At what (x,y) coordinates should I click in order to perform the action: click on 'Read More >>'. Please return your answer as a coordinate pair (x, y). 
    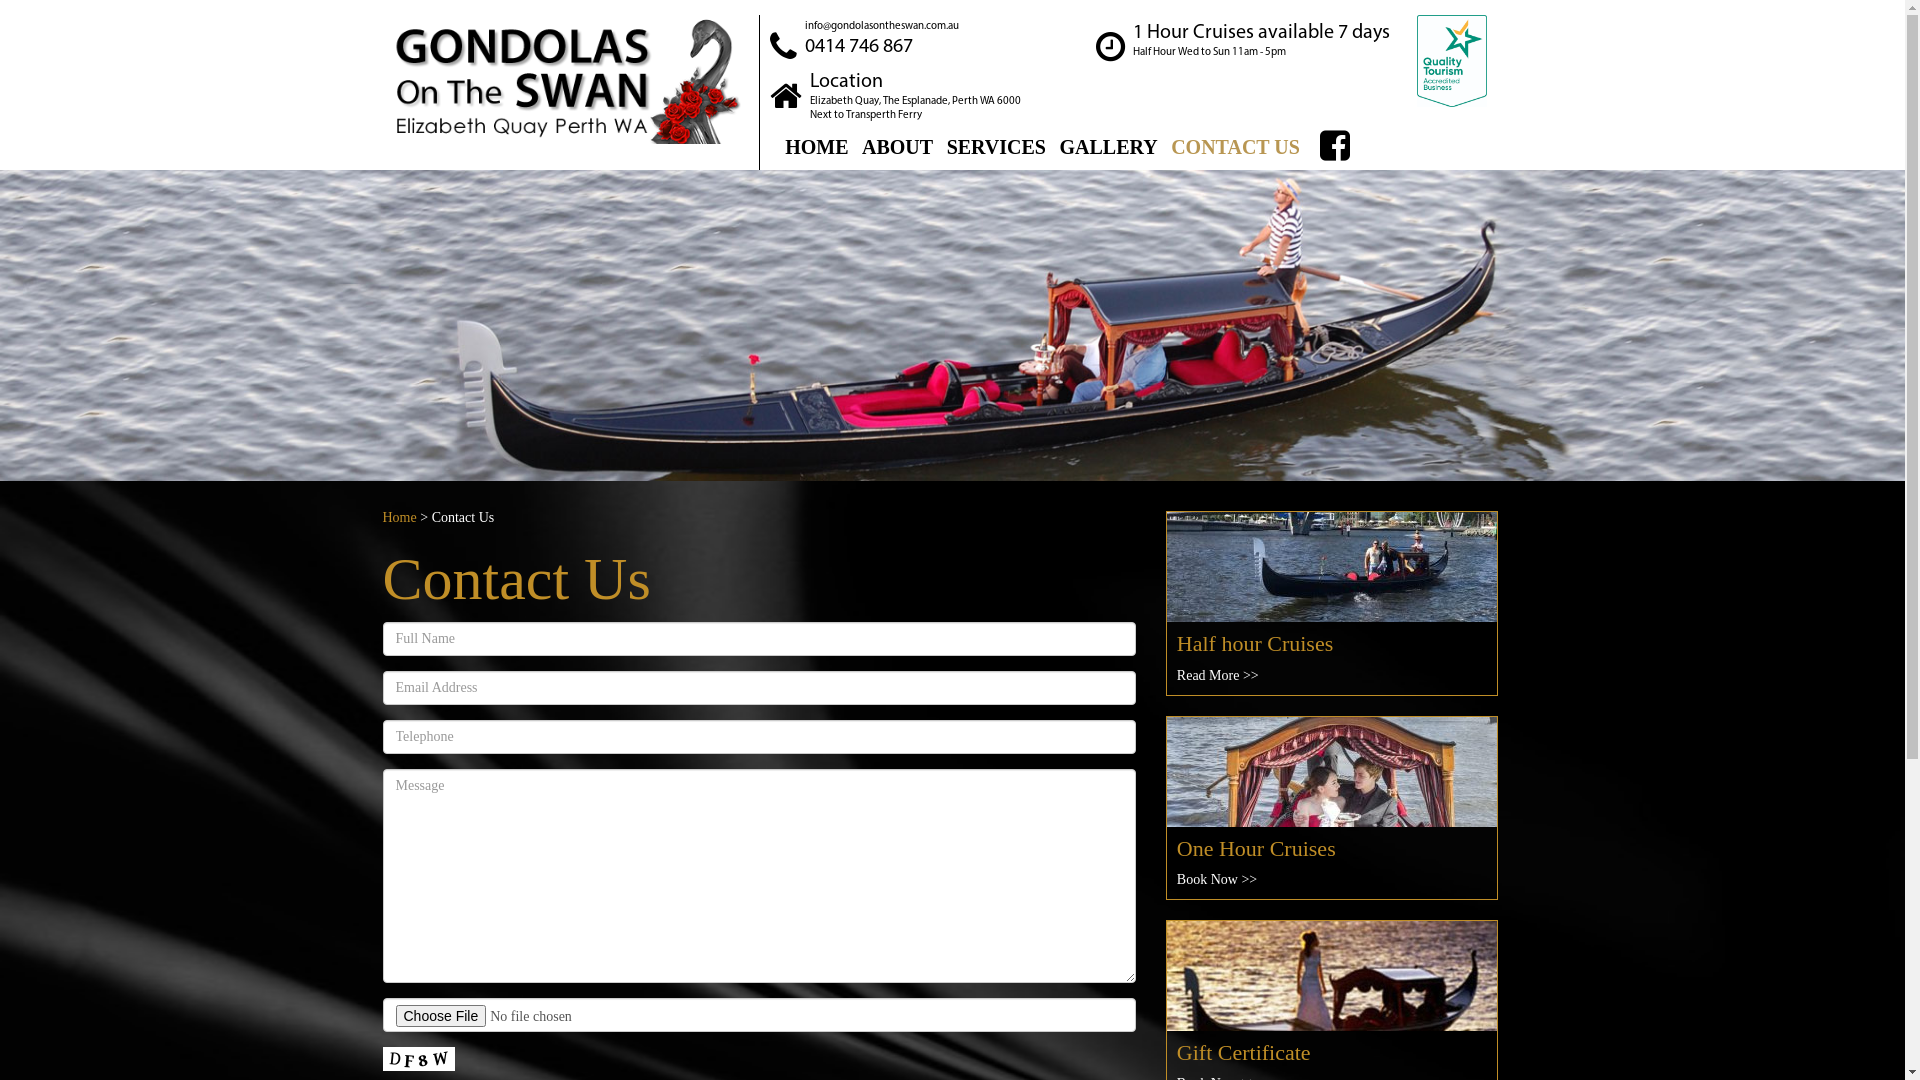
    Looking at the image, I should click on (1217, 675).